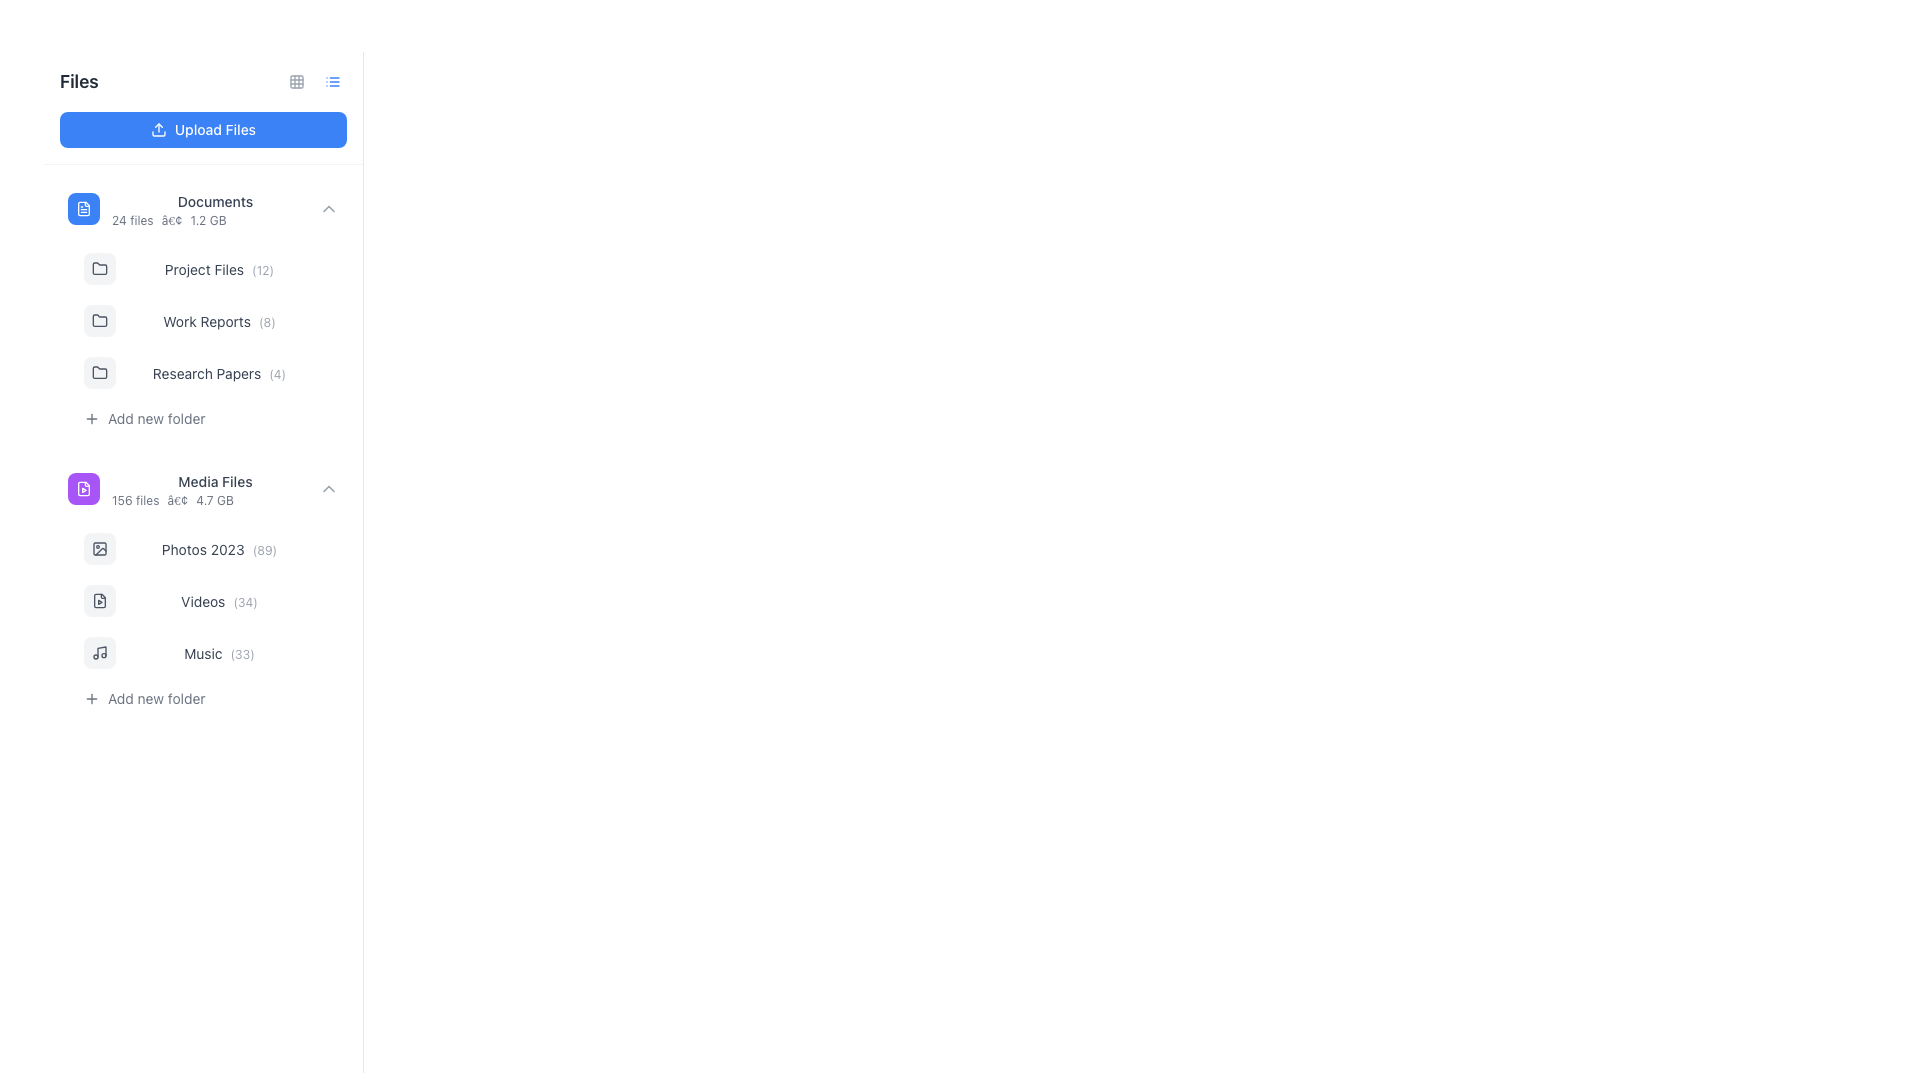 The width and height of the screenshot is (1920, 1080). What do you see at coordinates (203, 600) in the screenshot?
I see `the Text label in the left-side hierarchical navigation menu that categorizes files, located under 'Media Files' and positioned second after 'Photos 2023'` at bounding box center [203, 600].